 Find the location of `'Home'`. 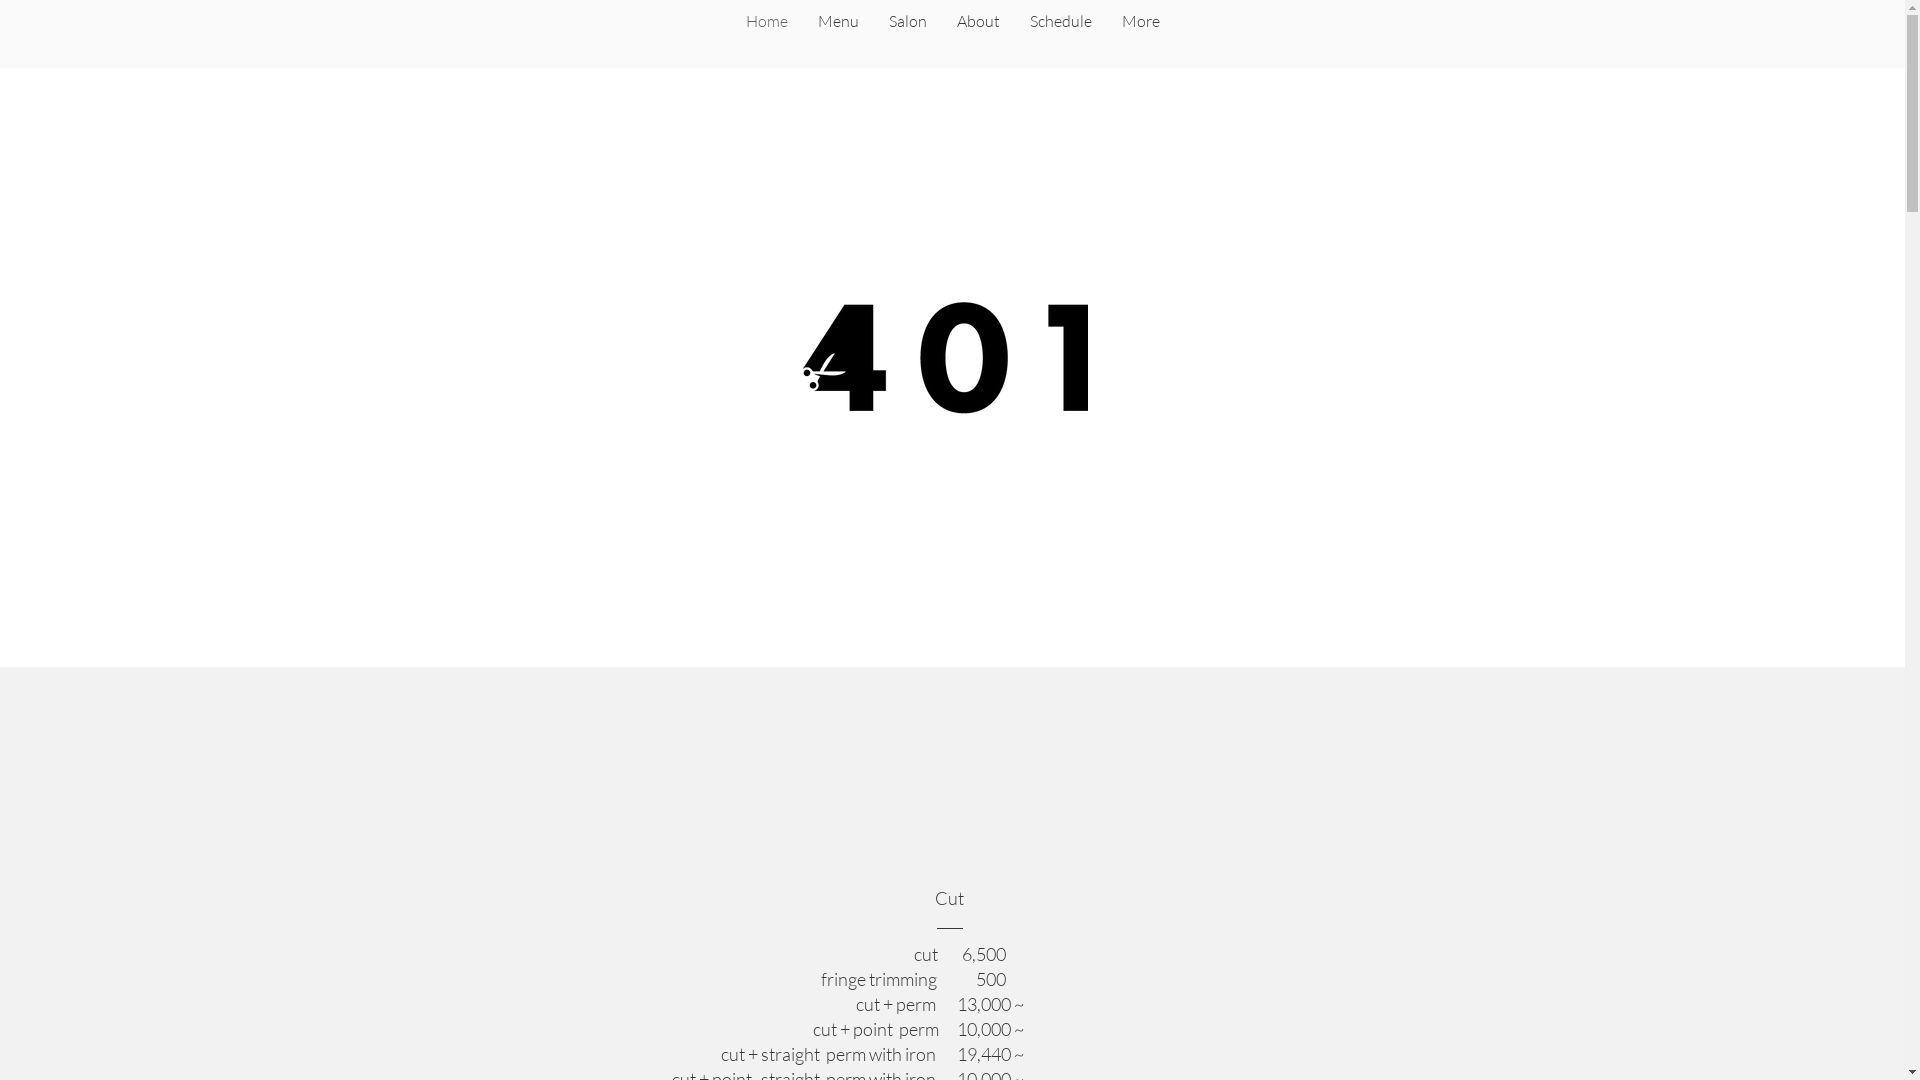

'Home' is located at coordinates (765, 34).